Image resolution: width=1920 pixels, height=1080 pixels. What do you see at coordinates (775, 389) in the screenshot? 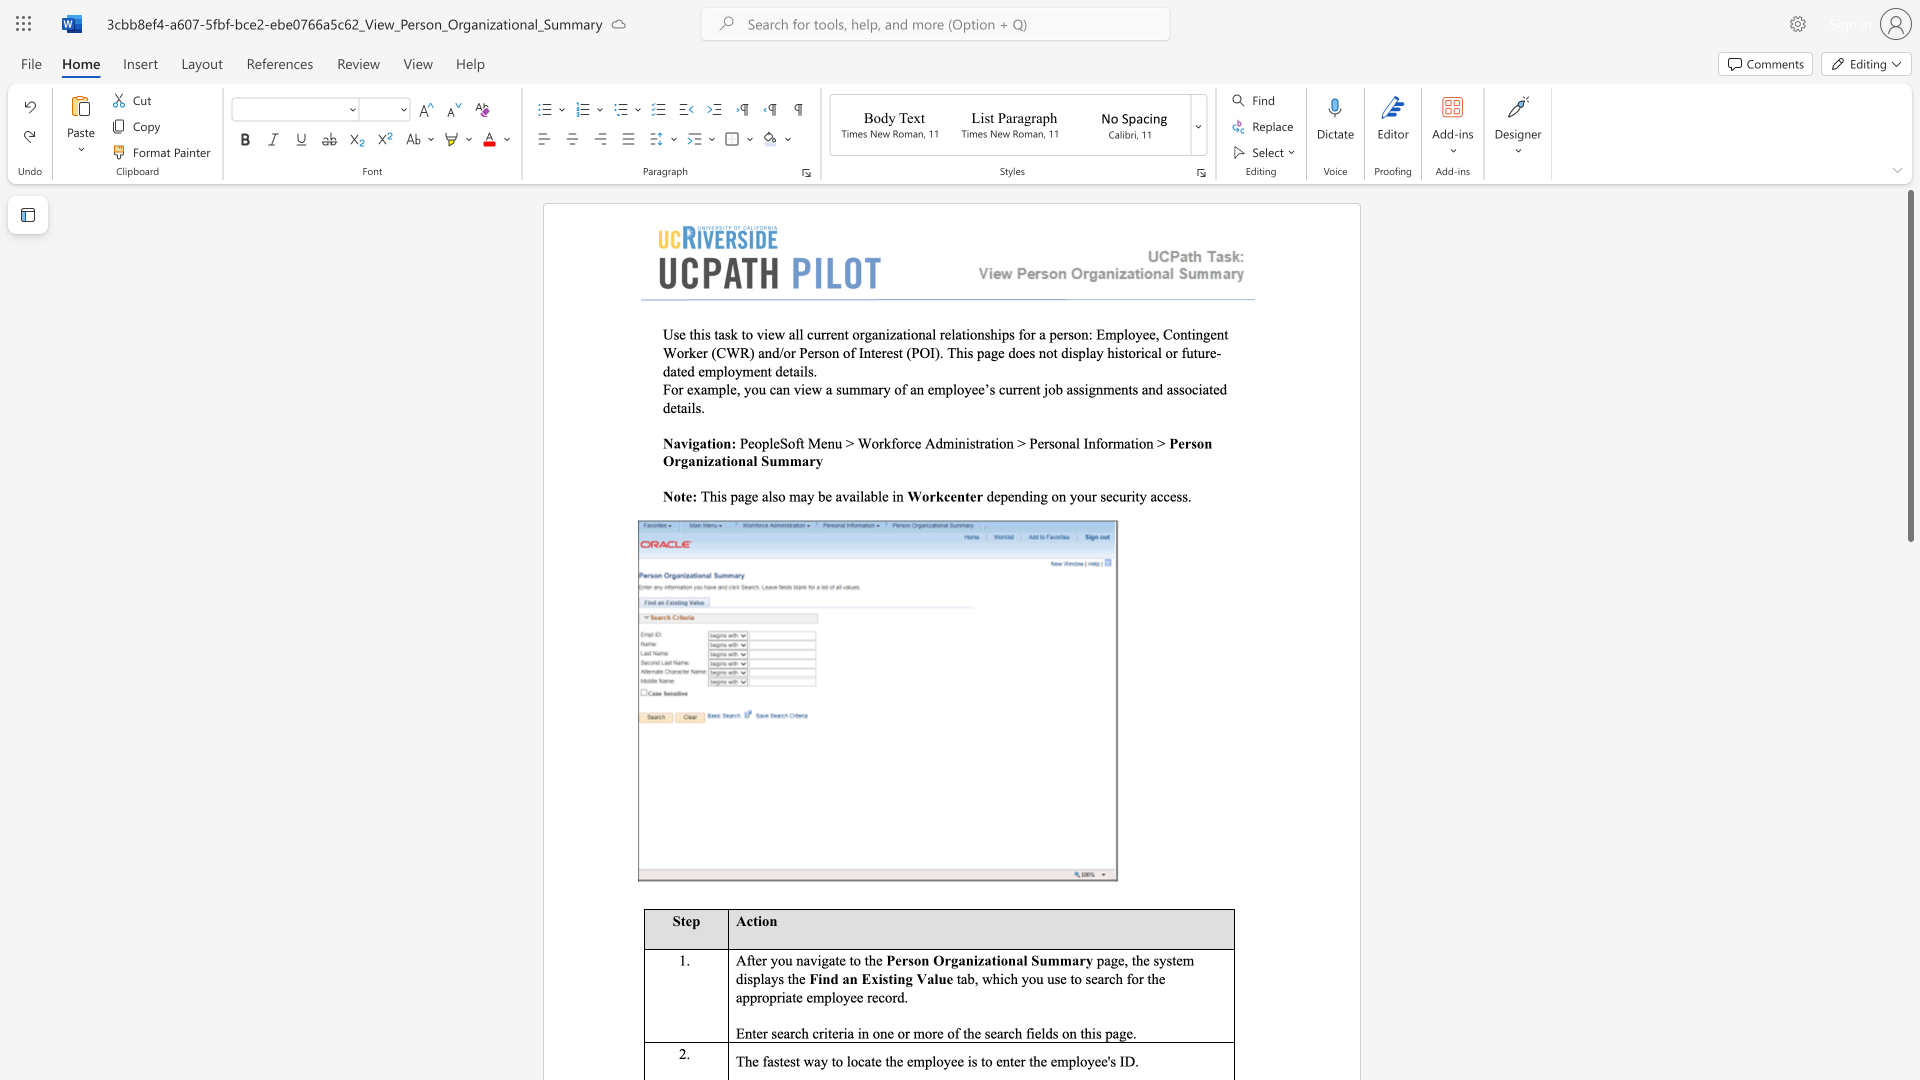
I see `the subset text "an view a summary of an emp" within the text "For example, you can view a summary of an employee’s current job assignments and associated details."` at bounding box center [775, 389].